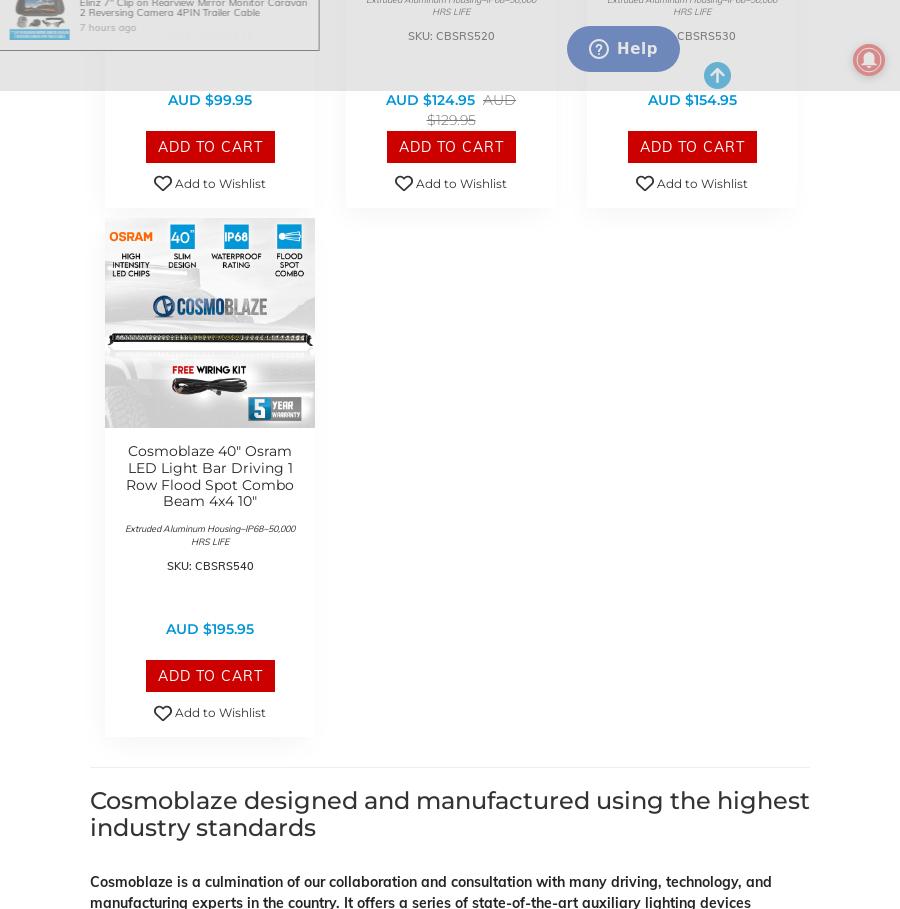 The height and width of the screenshot is (909, 900). I want to click on 'Cosmoblaze designed and manufactured using the highest industry standards', so click(450, 813).